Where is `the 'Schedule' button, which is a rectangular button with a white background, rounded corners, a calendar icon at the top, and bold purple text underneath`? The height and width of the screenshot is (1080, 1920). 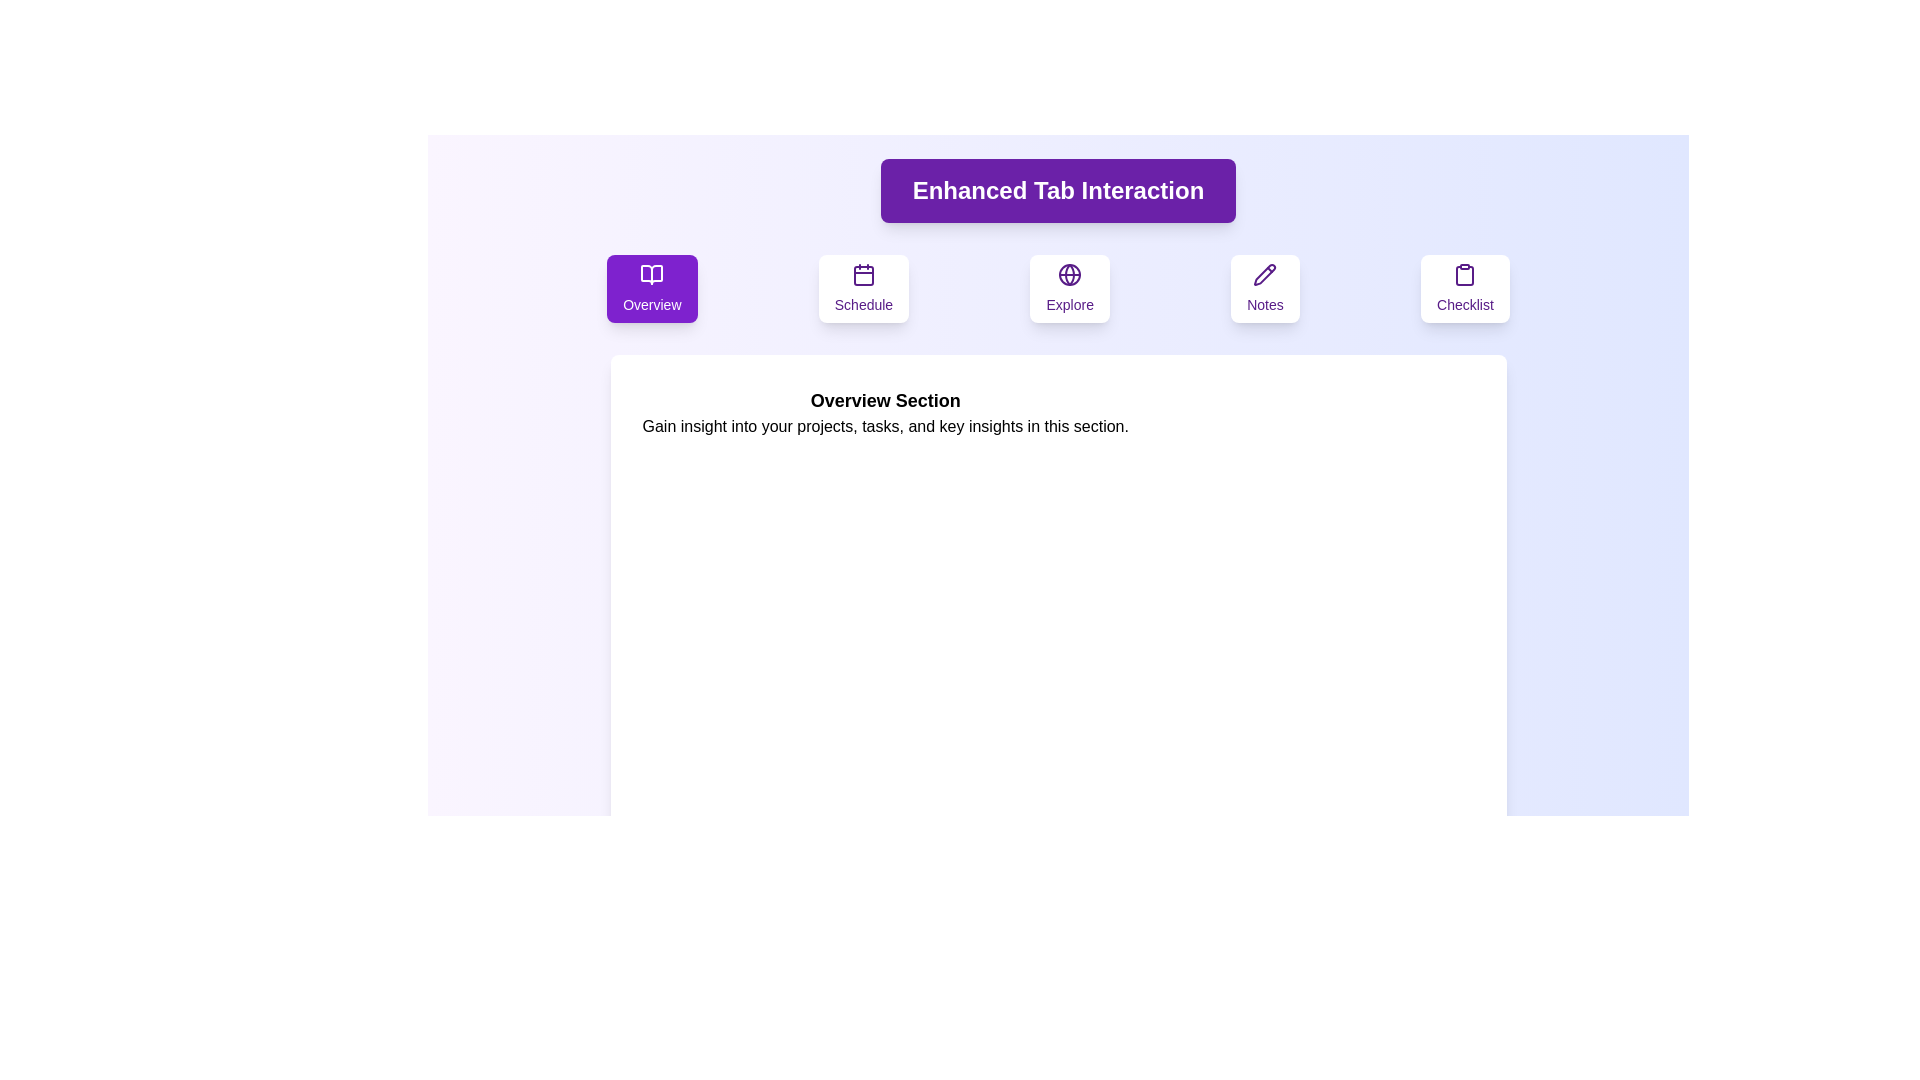
the 'Schedule' button, which is a rectangular button with a white background, rounded corners, a calendar icon at the top, and bold purple text underneath is located at coordinates (864, 289).